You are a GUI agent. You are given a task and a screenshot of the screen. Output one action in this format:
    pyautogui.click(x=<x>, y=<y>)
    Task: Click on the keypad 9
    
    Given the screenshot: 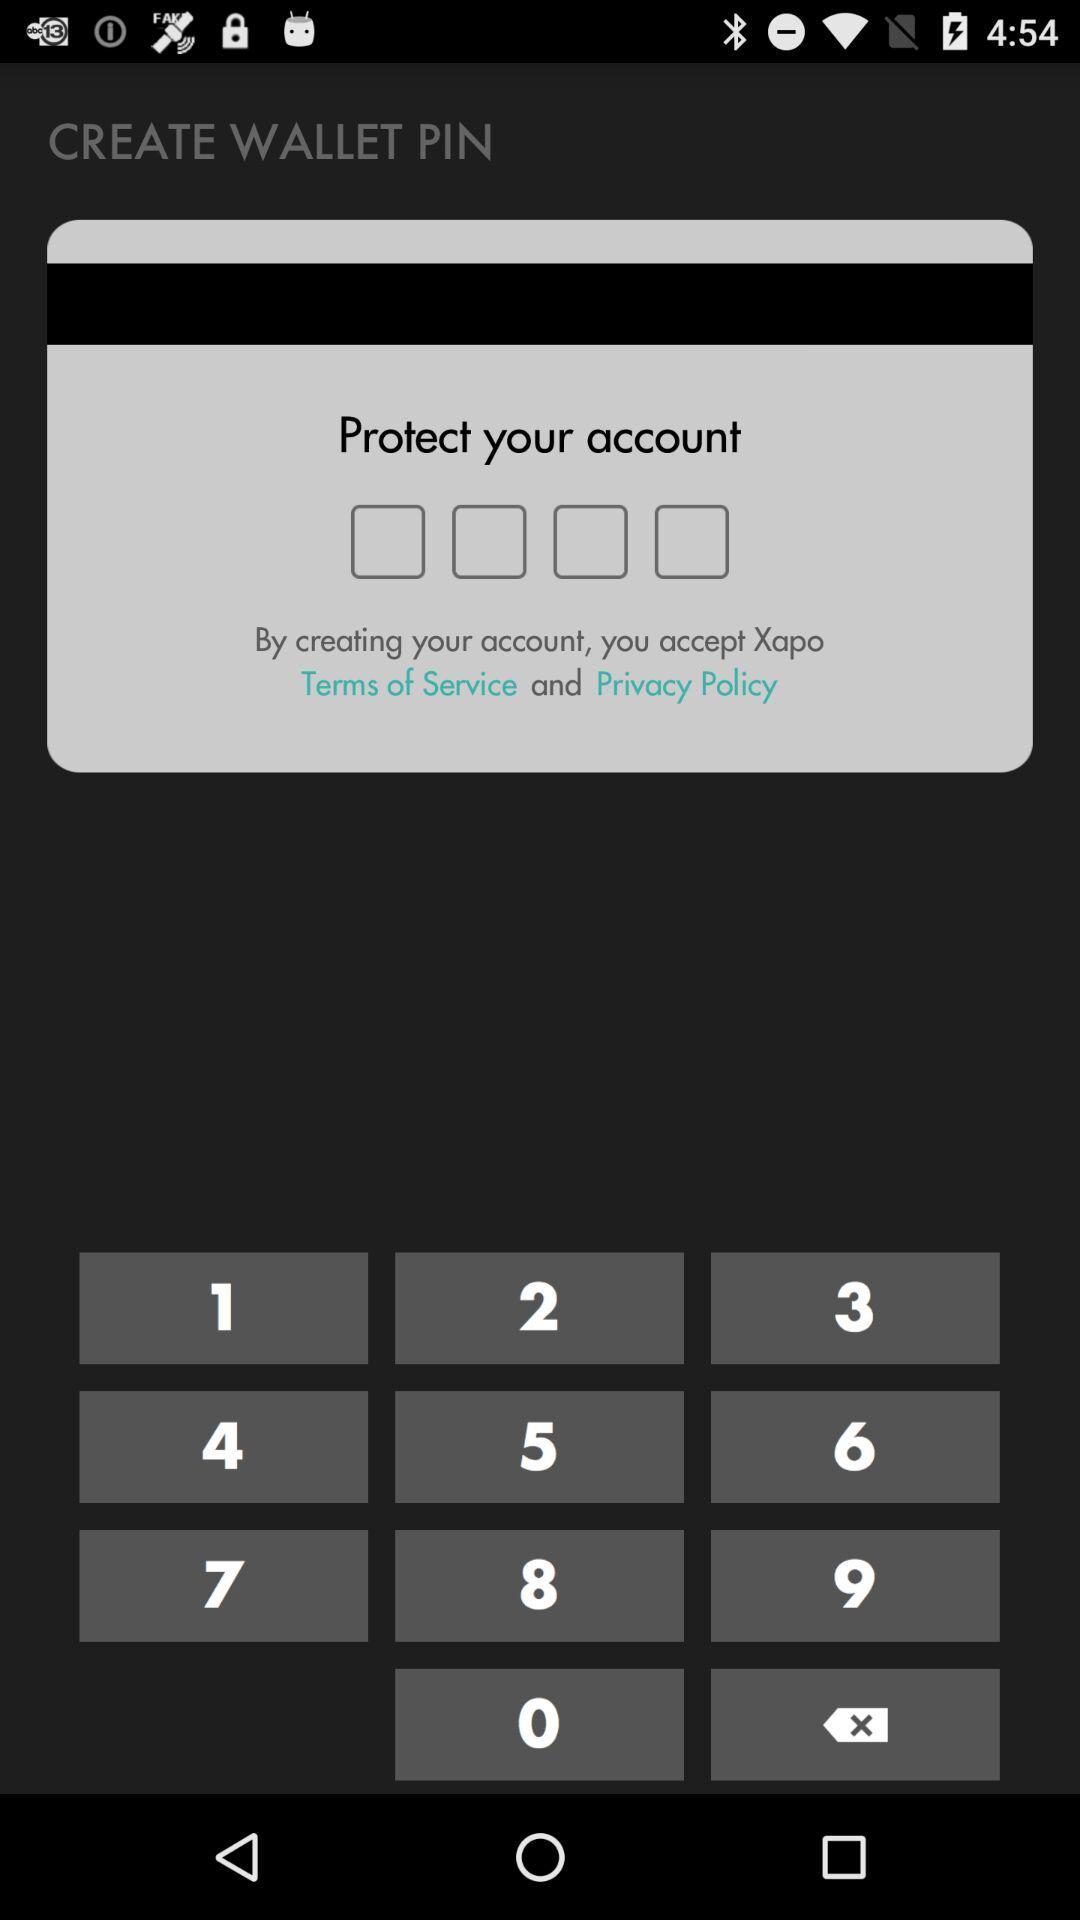 What is the action you would take?
    pyautogui.click(x=855, y=1584)
    